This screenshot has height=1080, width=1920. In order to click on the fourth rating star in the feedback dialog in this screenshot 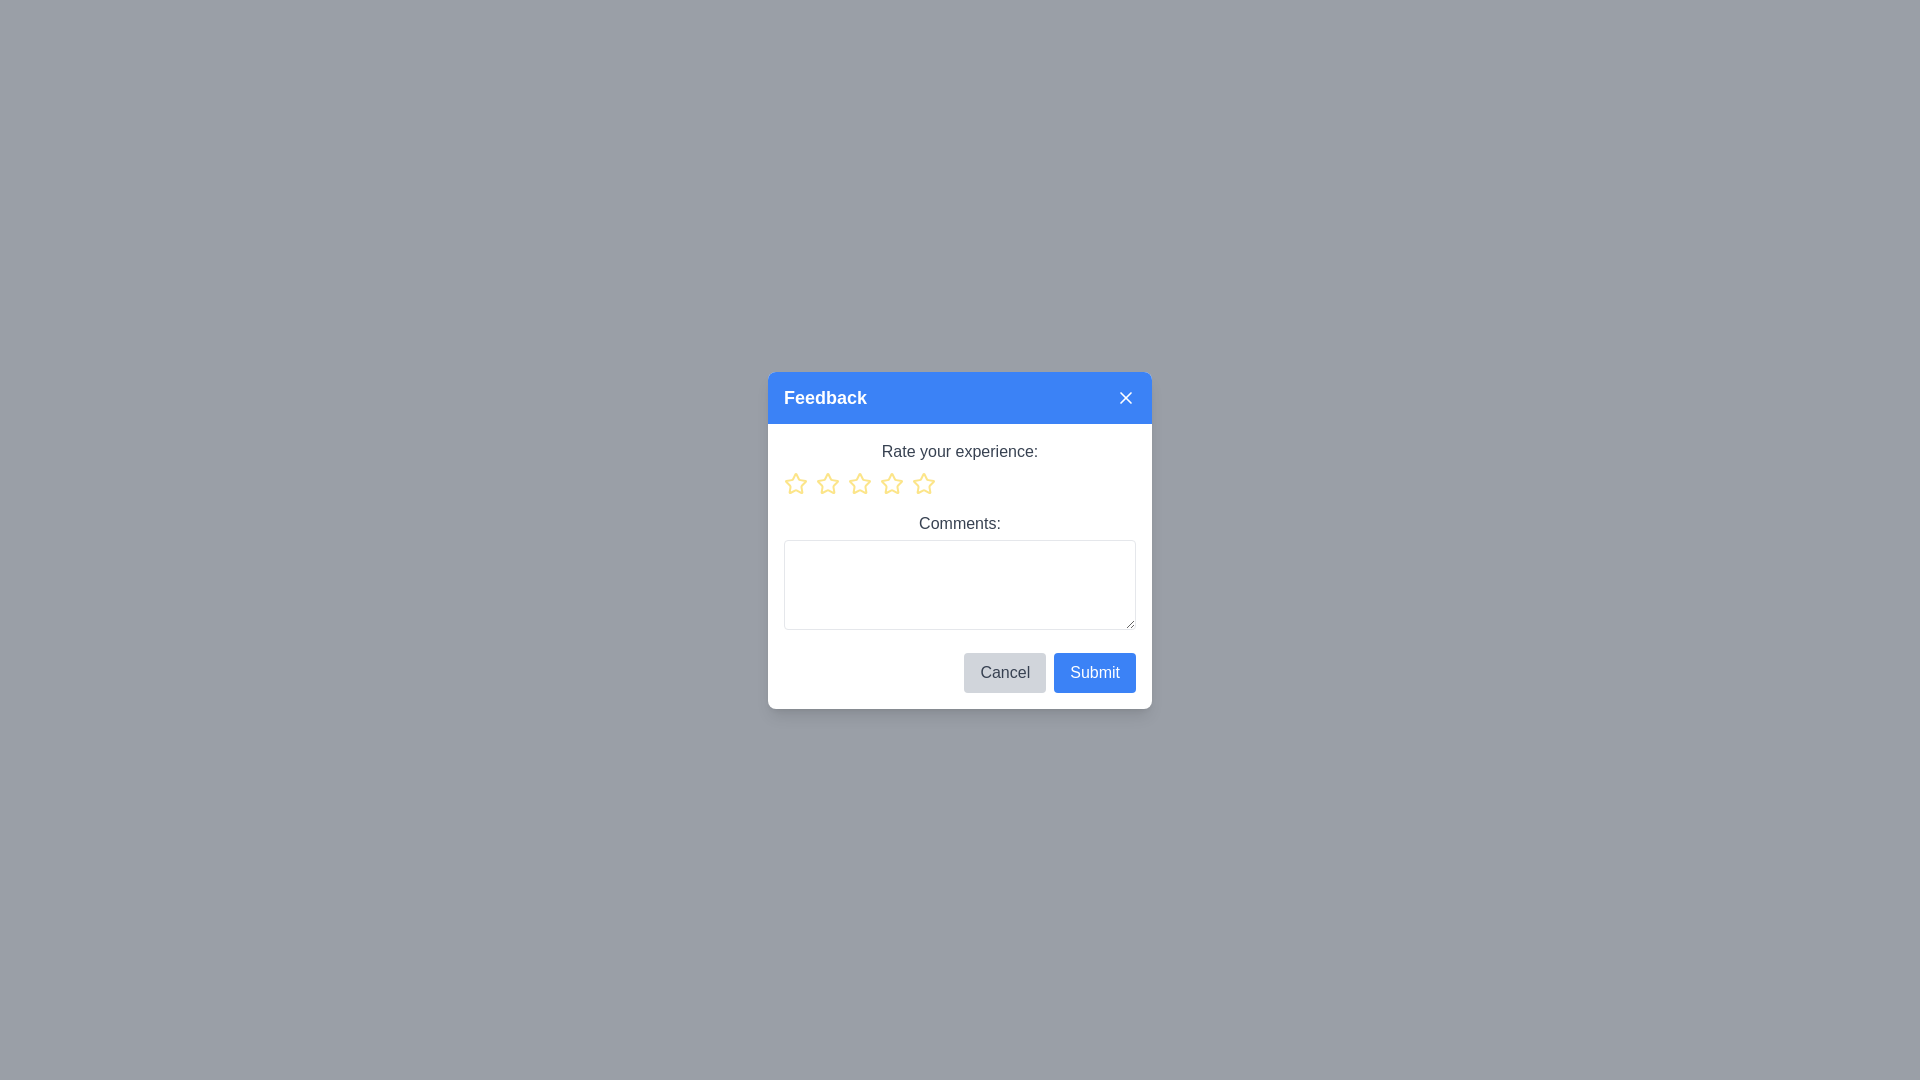, I will do `click(921, 482)`.